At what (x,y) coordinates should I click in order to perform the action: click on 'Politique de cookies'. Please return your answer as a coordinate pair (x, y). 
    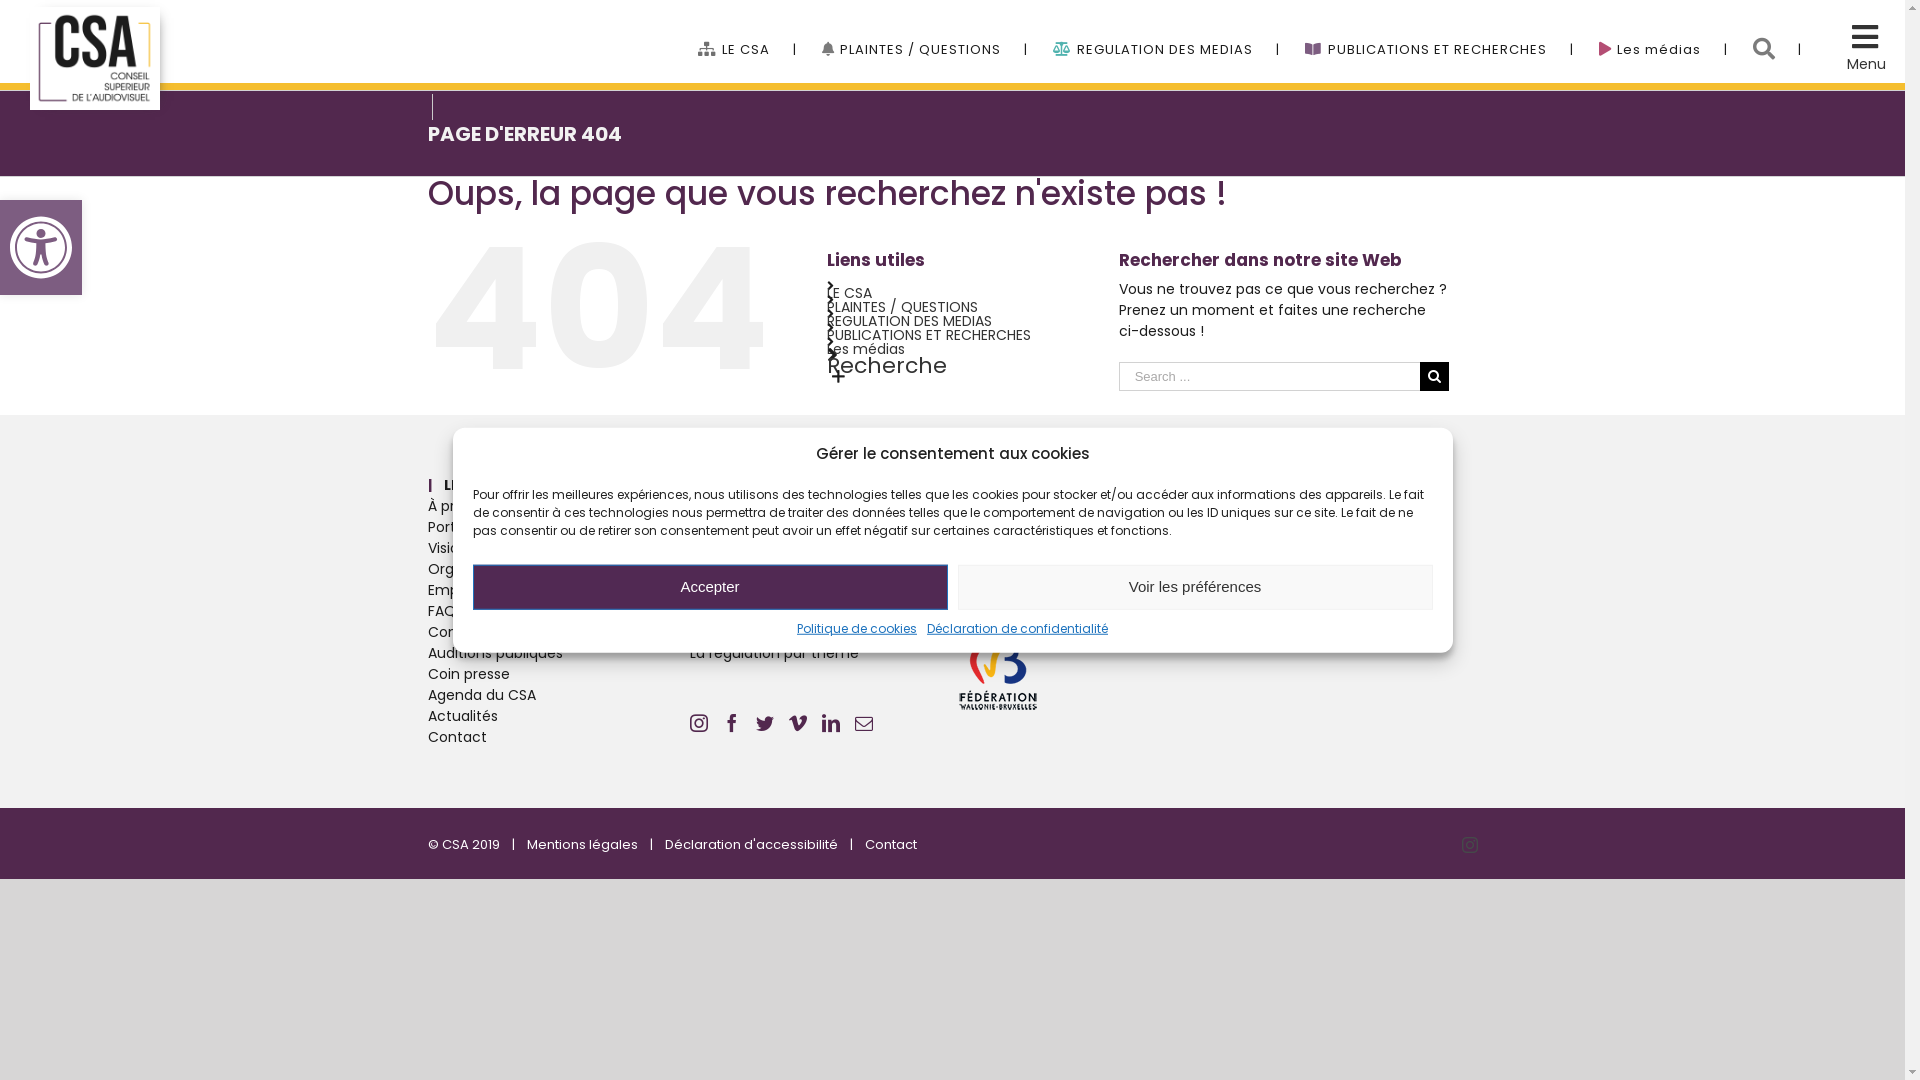
    Looking at the image, I should click on (795, 627).